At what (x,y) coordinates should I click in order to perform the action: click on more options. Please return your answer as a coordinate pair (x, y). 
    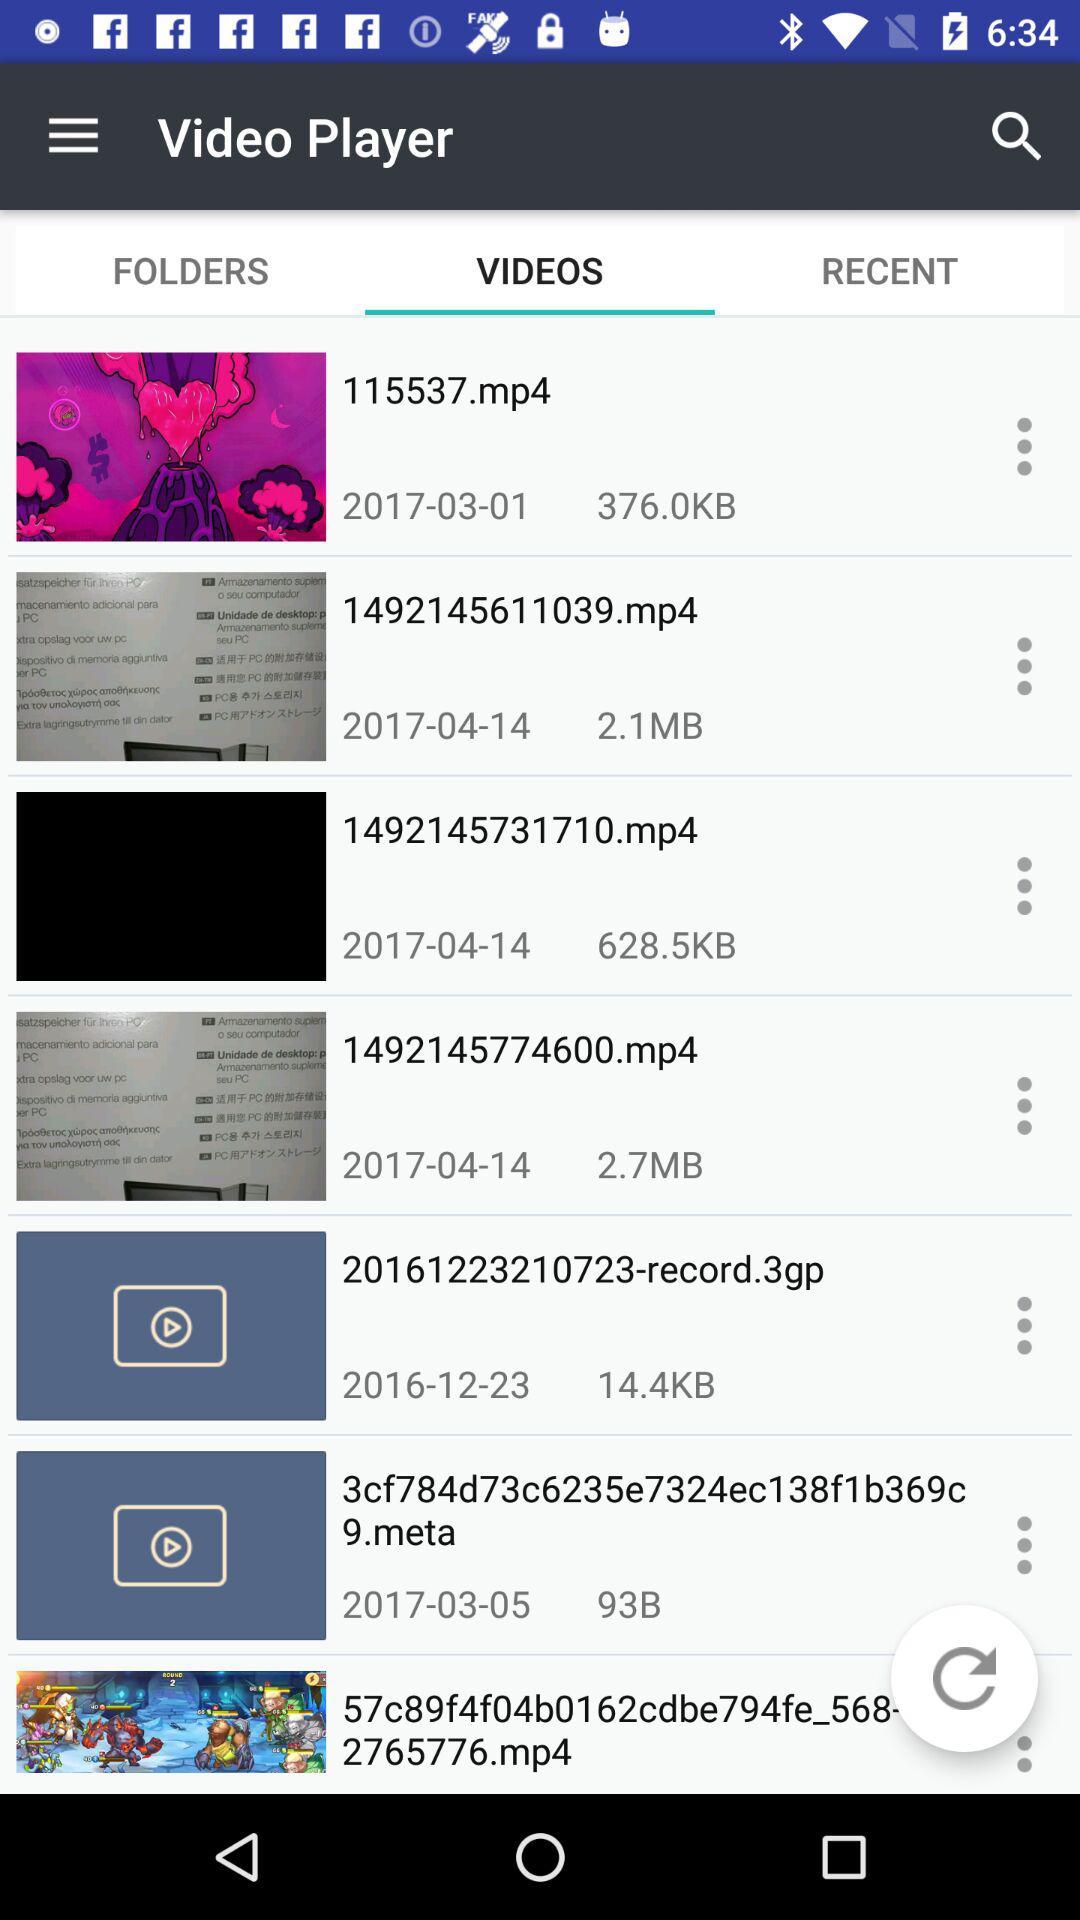
    Looking at the image, I should click on (1024, 1104).